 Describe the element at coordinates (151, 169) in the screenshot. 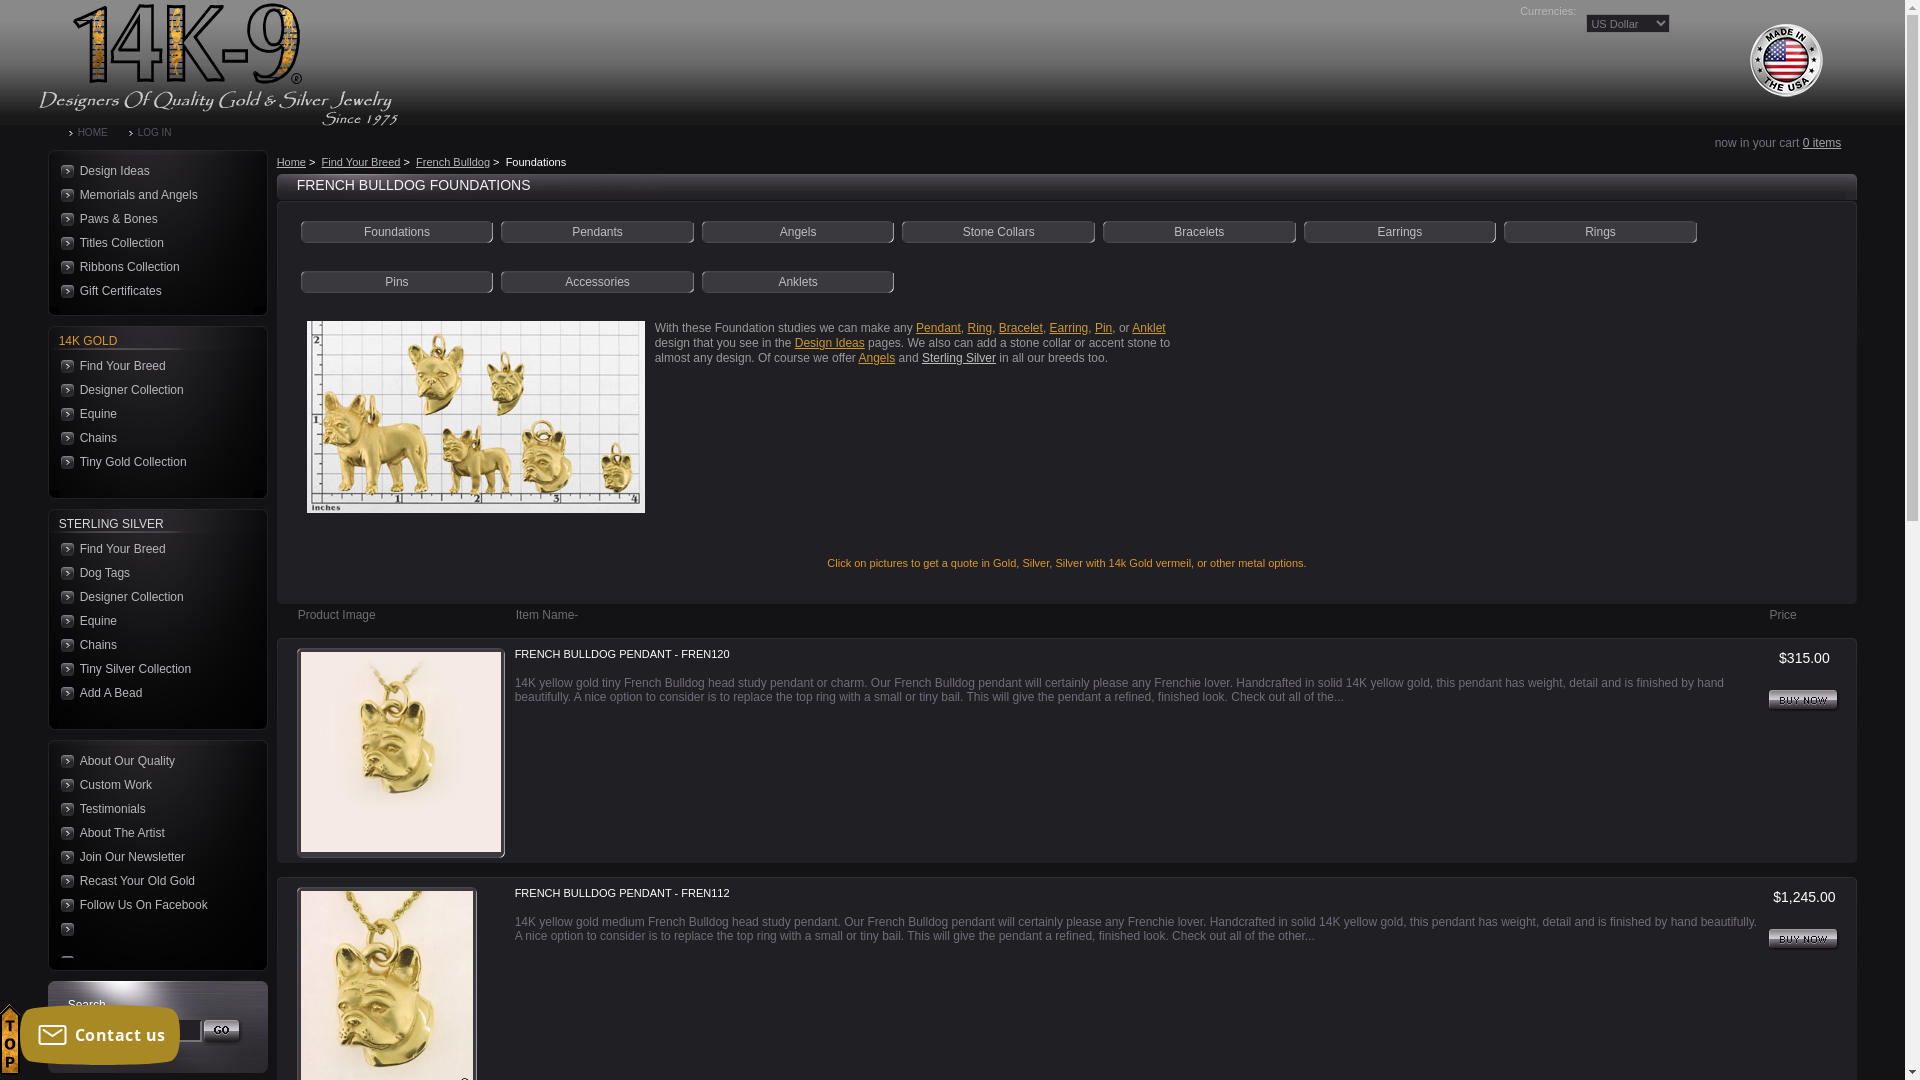

I see `'Design Ideas'` at that location.